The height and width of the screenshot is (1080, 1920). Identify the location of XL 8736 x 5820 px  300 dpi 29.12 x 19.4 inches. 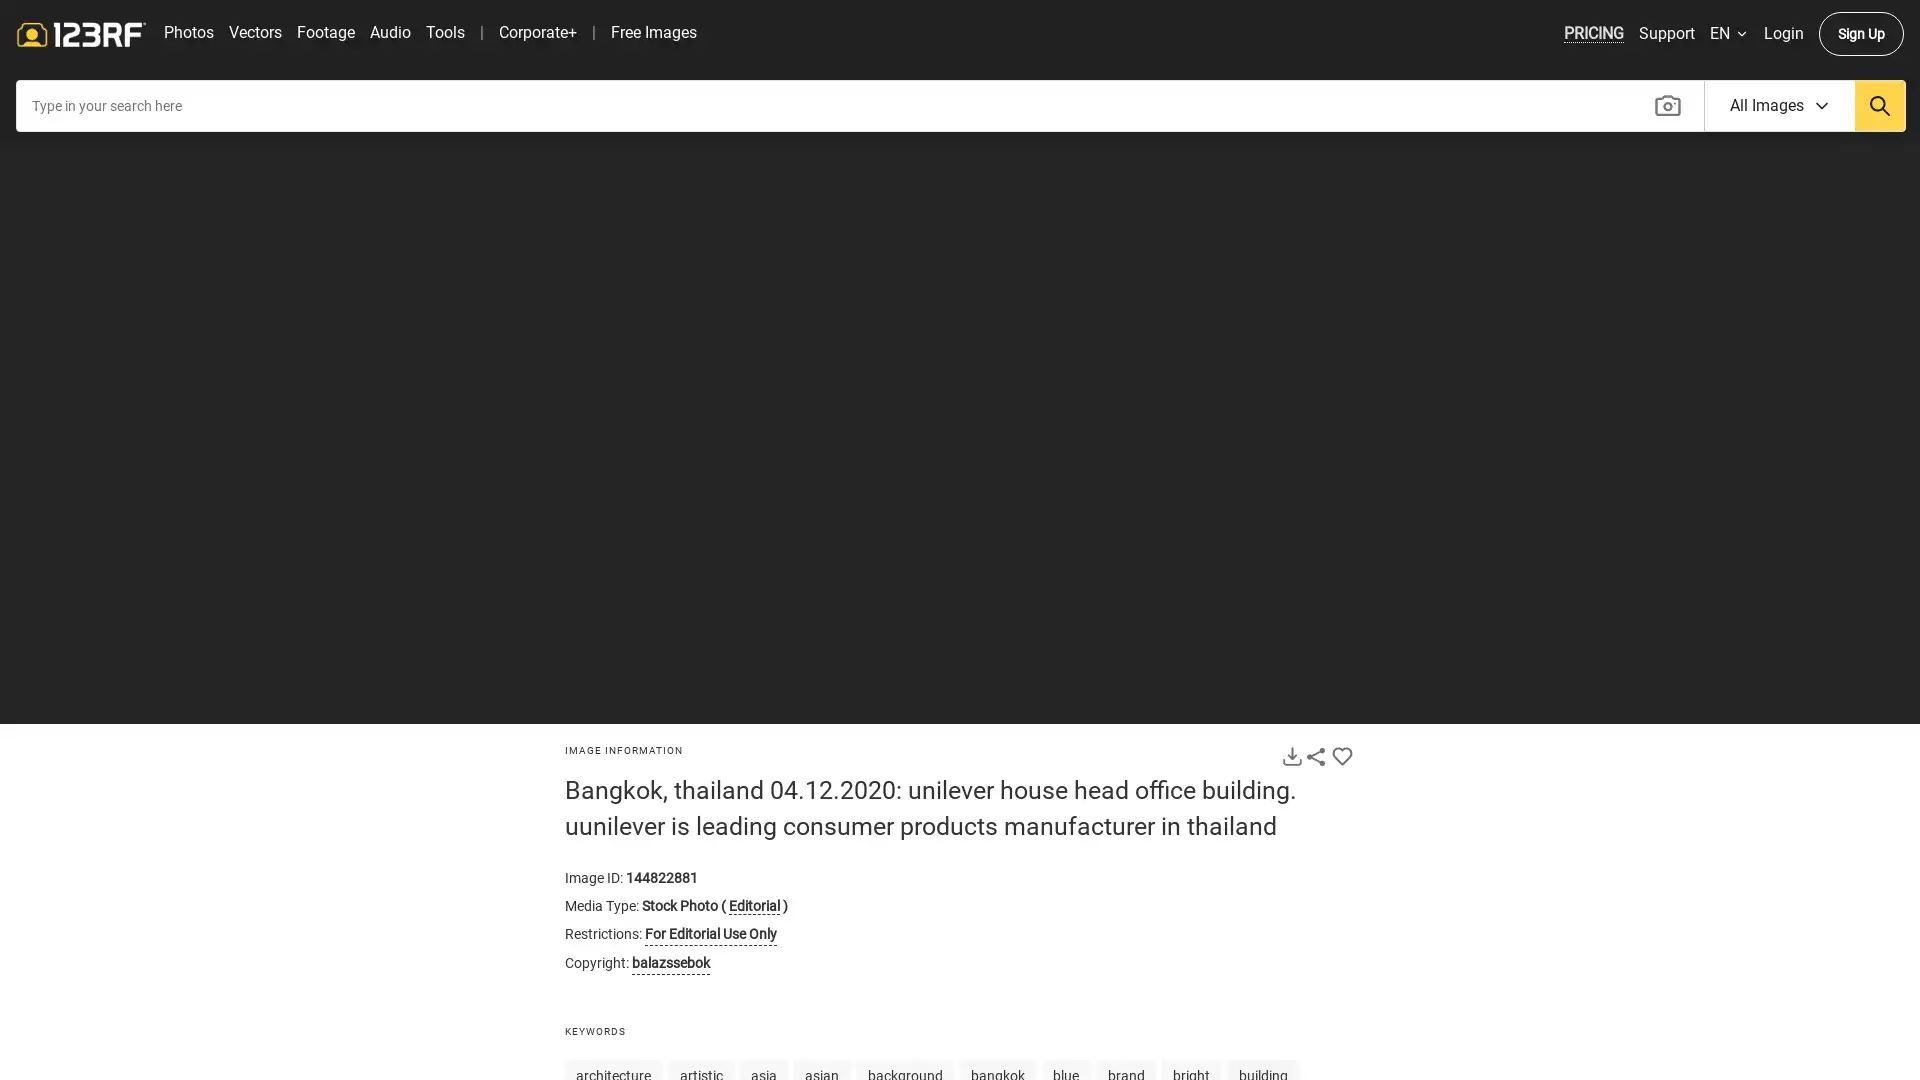
(1770, 573).